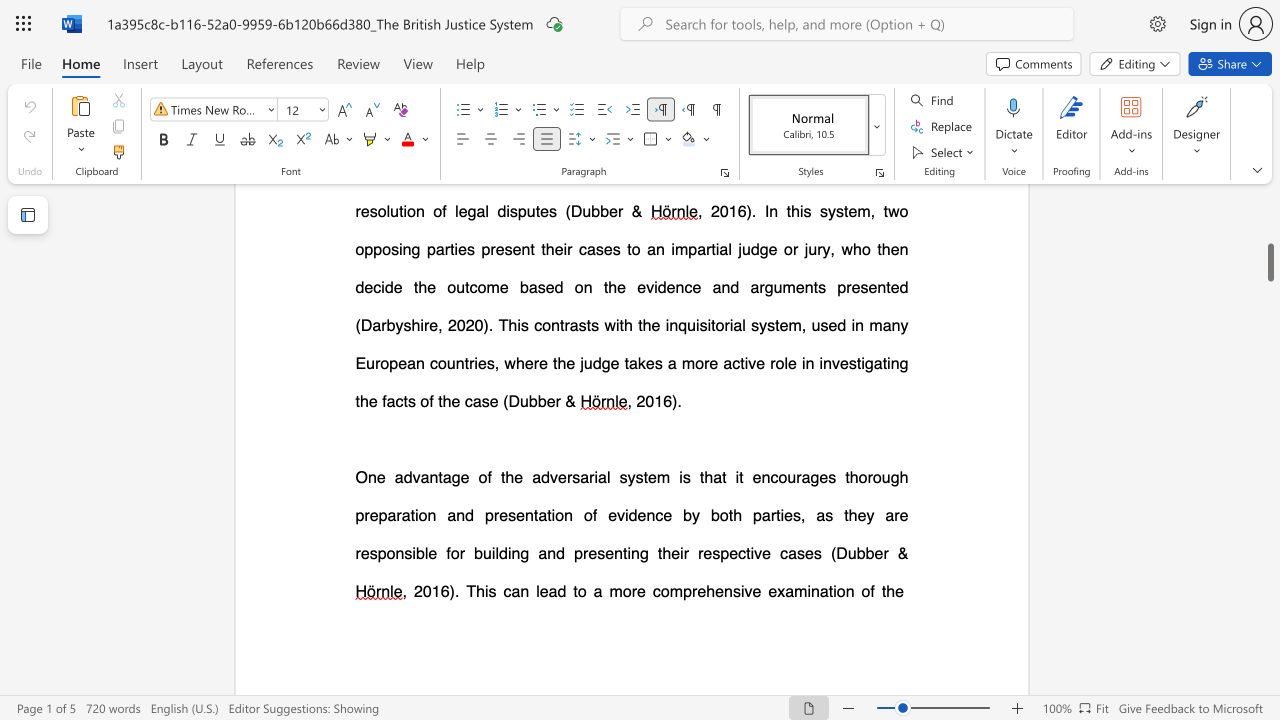 The height and width of the screenshot is (720, 1280). I want to click on the 2th character "o" in the text, so click(454, 553).